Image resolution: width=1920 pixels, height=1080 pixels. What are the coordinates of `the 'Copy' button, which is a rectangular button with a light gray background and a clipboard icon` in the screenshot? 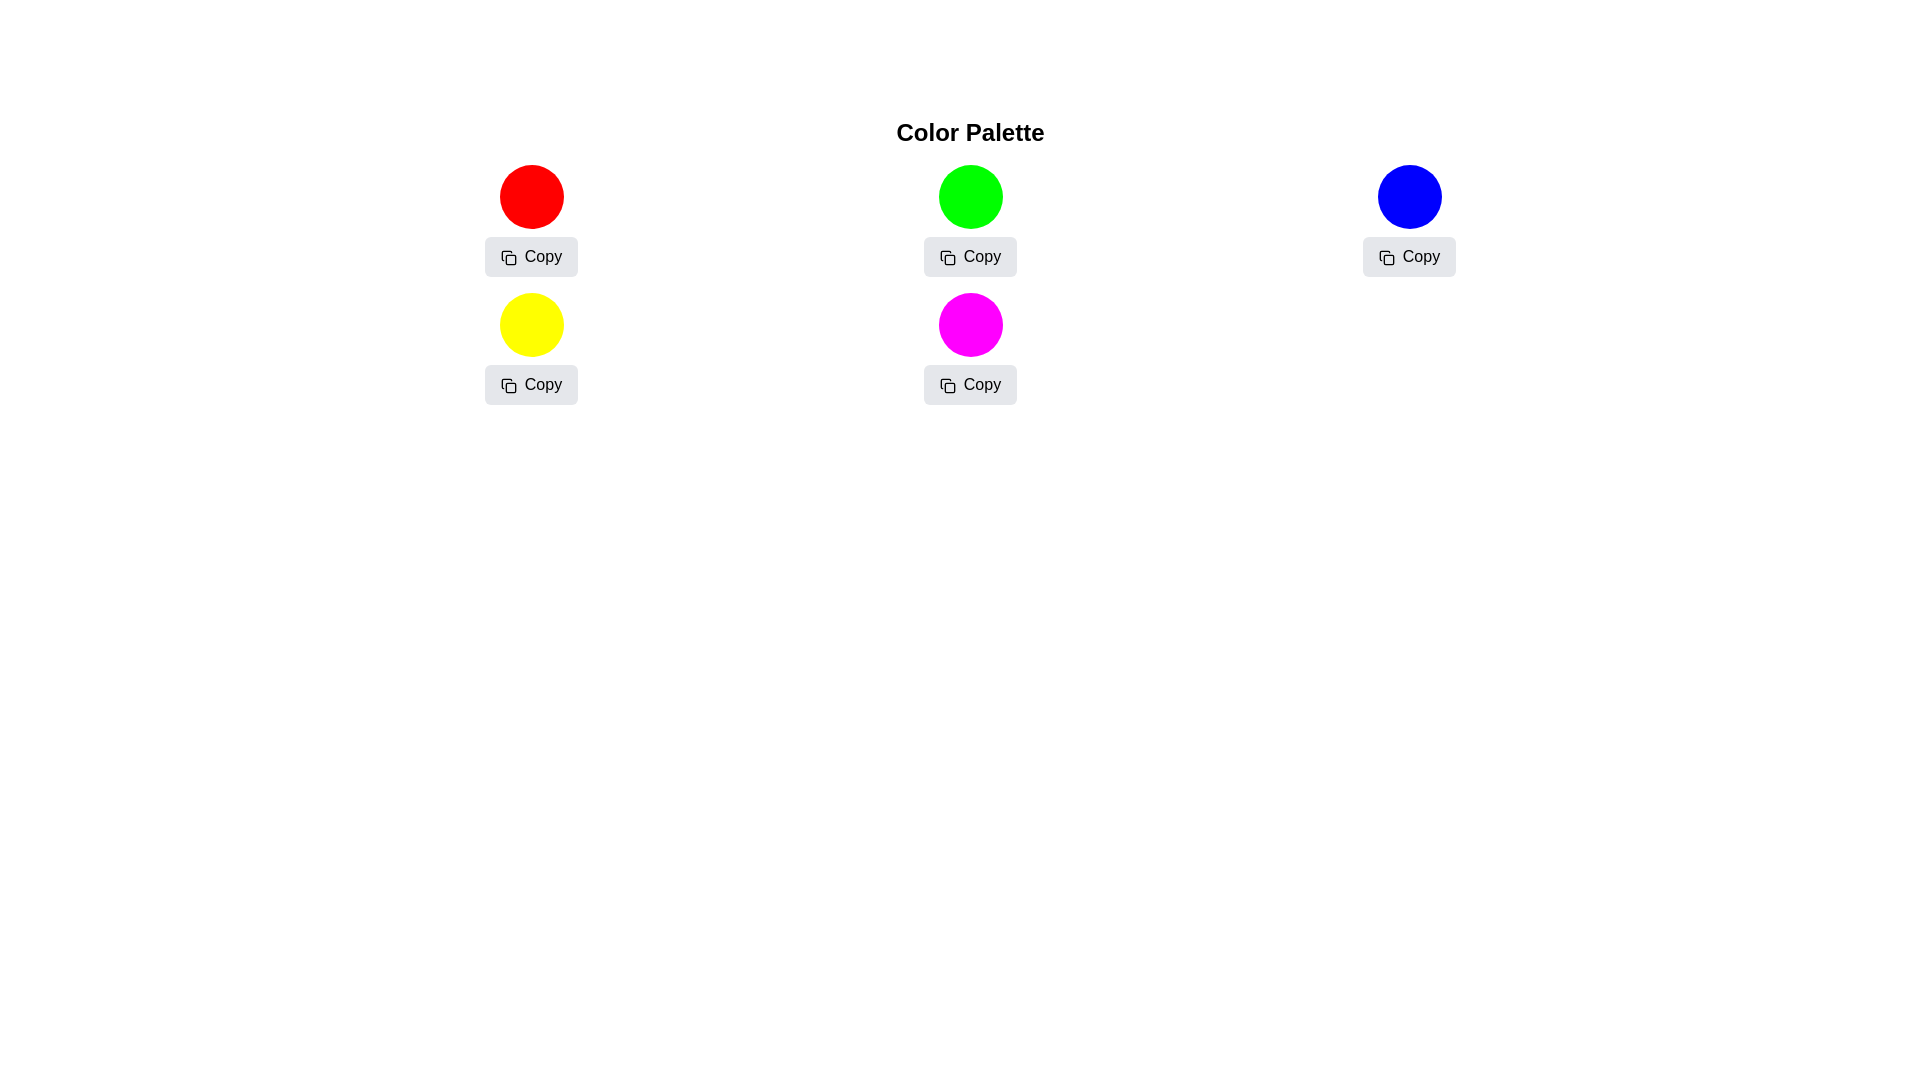 It's located at (1408, 256).